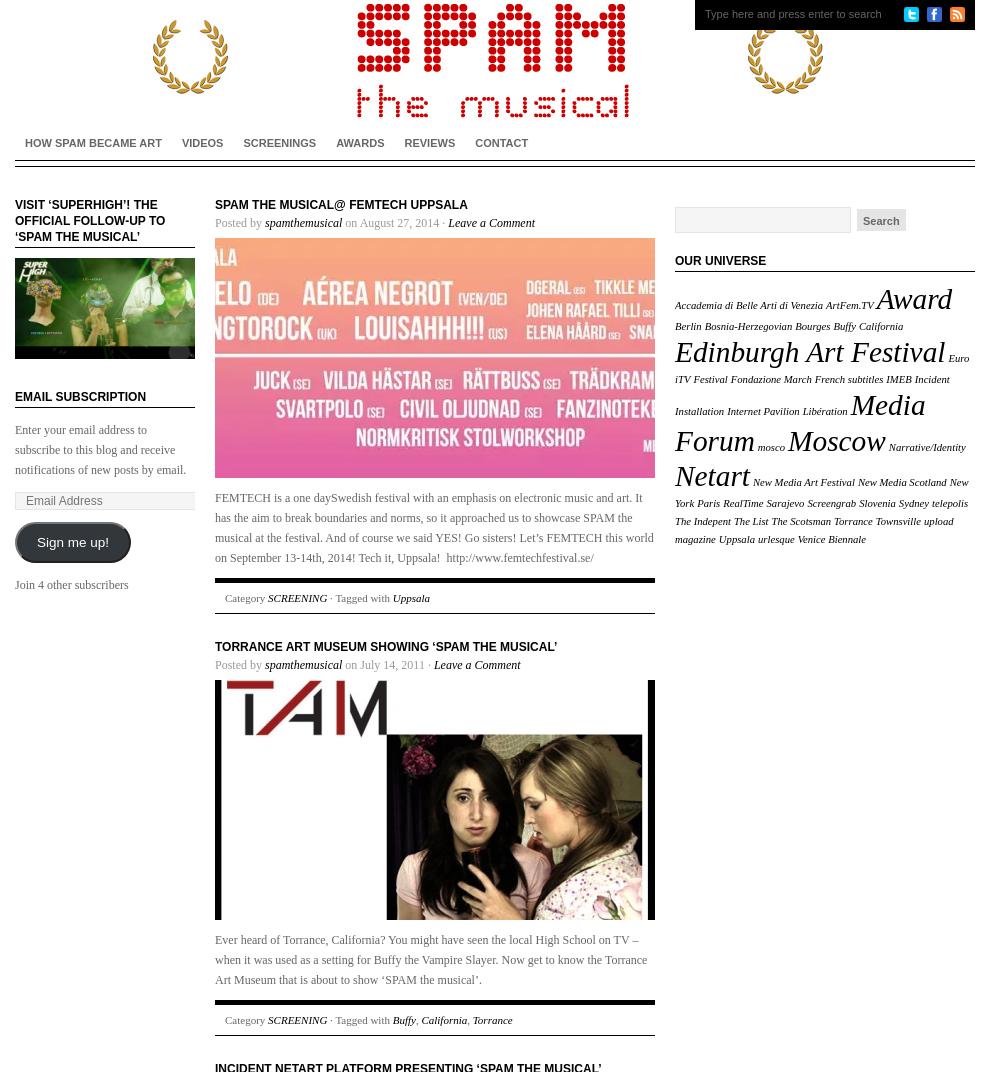  What do you see at coordinates (820, 368) in the screenshot?
I see `'Euro iTV'` at bounding box center [820, 368].